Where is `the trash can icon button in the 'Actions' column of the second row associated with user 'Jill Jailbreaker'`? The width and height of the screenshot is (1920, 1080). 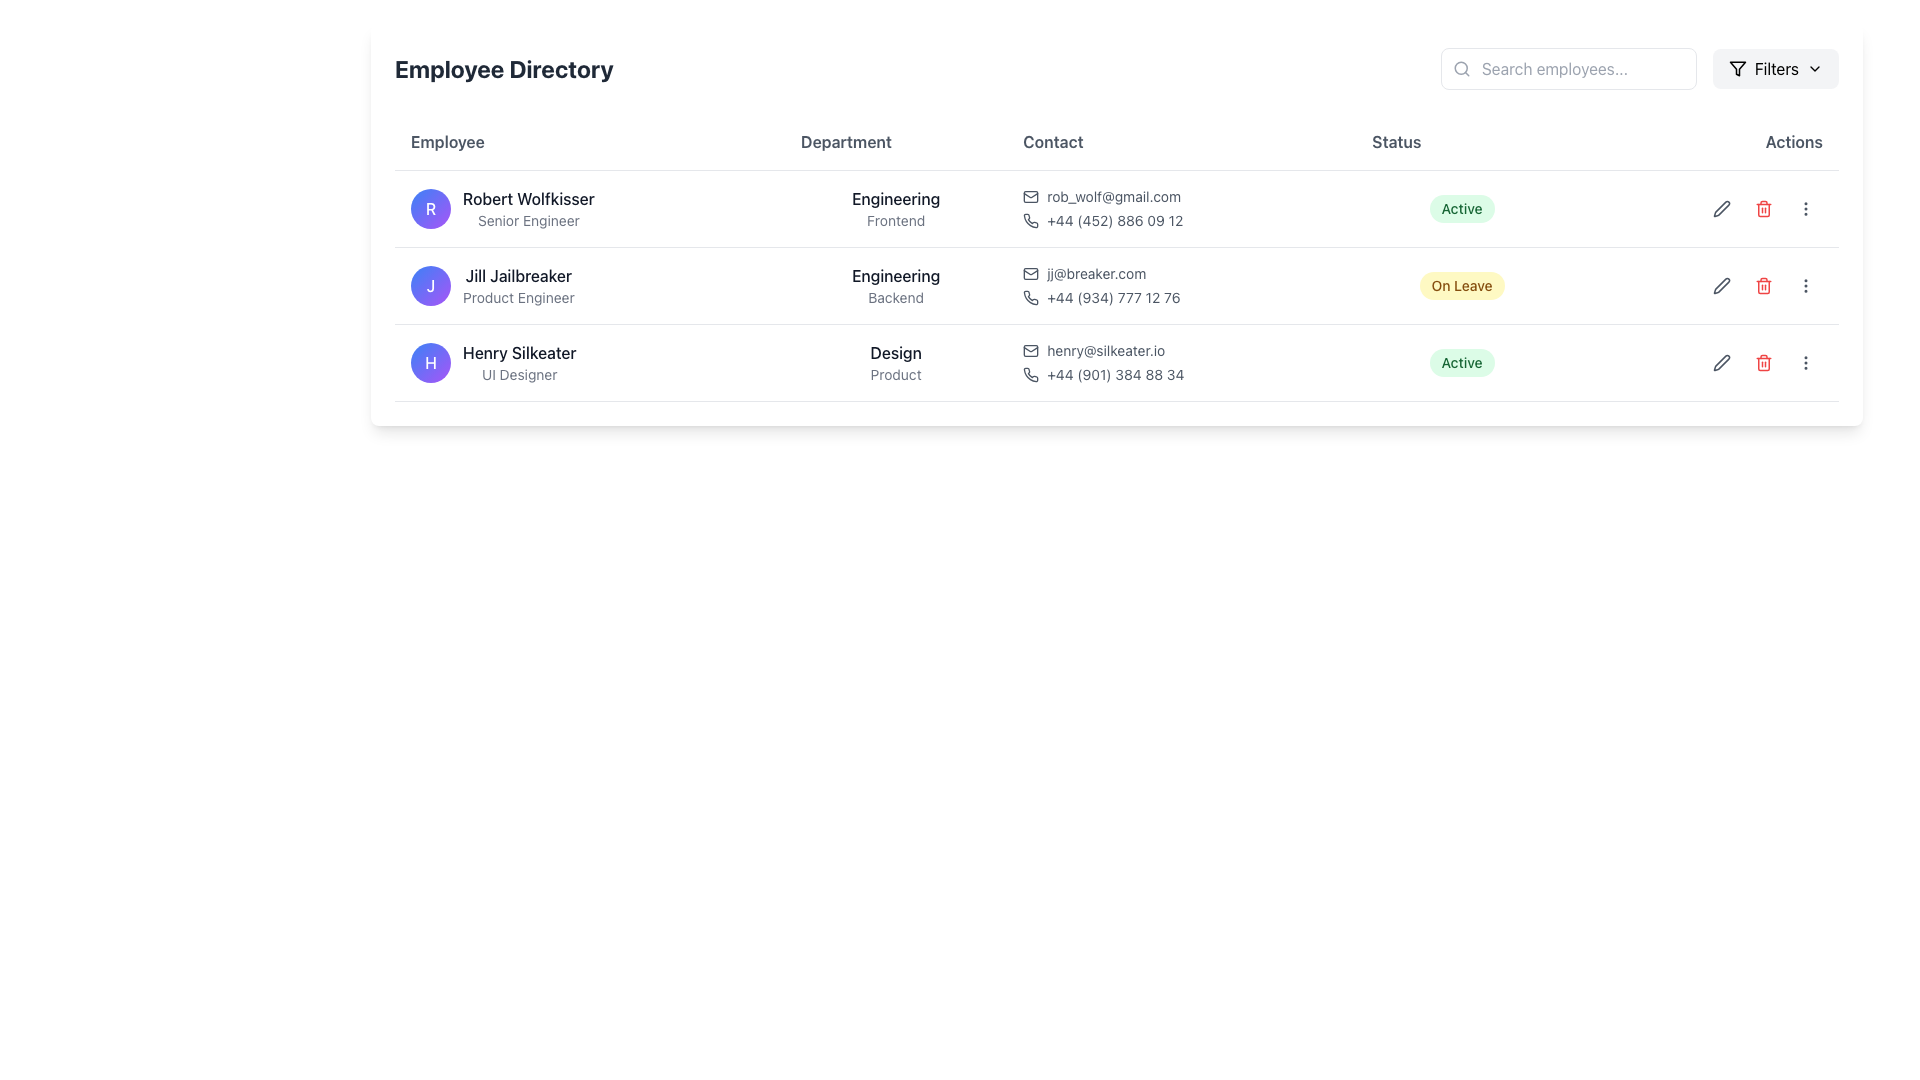
the trash can icon button in the 'Actions' column of the second row associated with user 'Jill Jailbreaker' is located at coordinates (1763, 285).